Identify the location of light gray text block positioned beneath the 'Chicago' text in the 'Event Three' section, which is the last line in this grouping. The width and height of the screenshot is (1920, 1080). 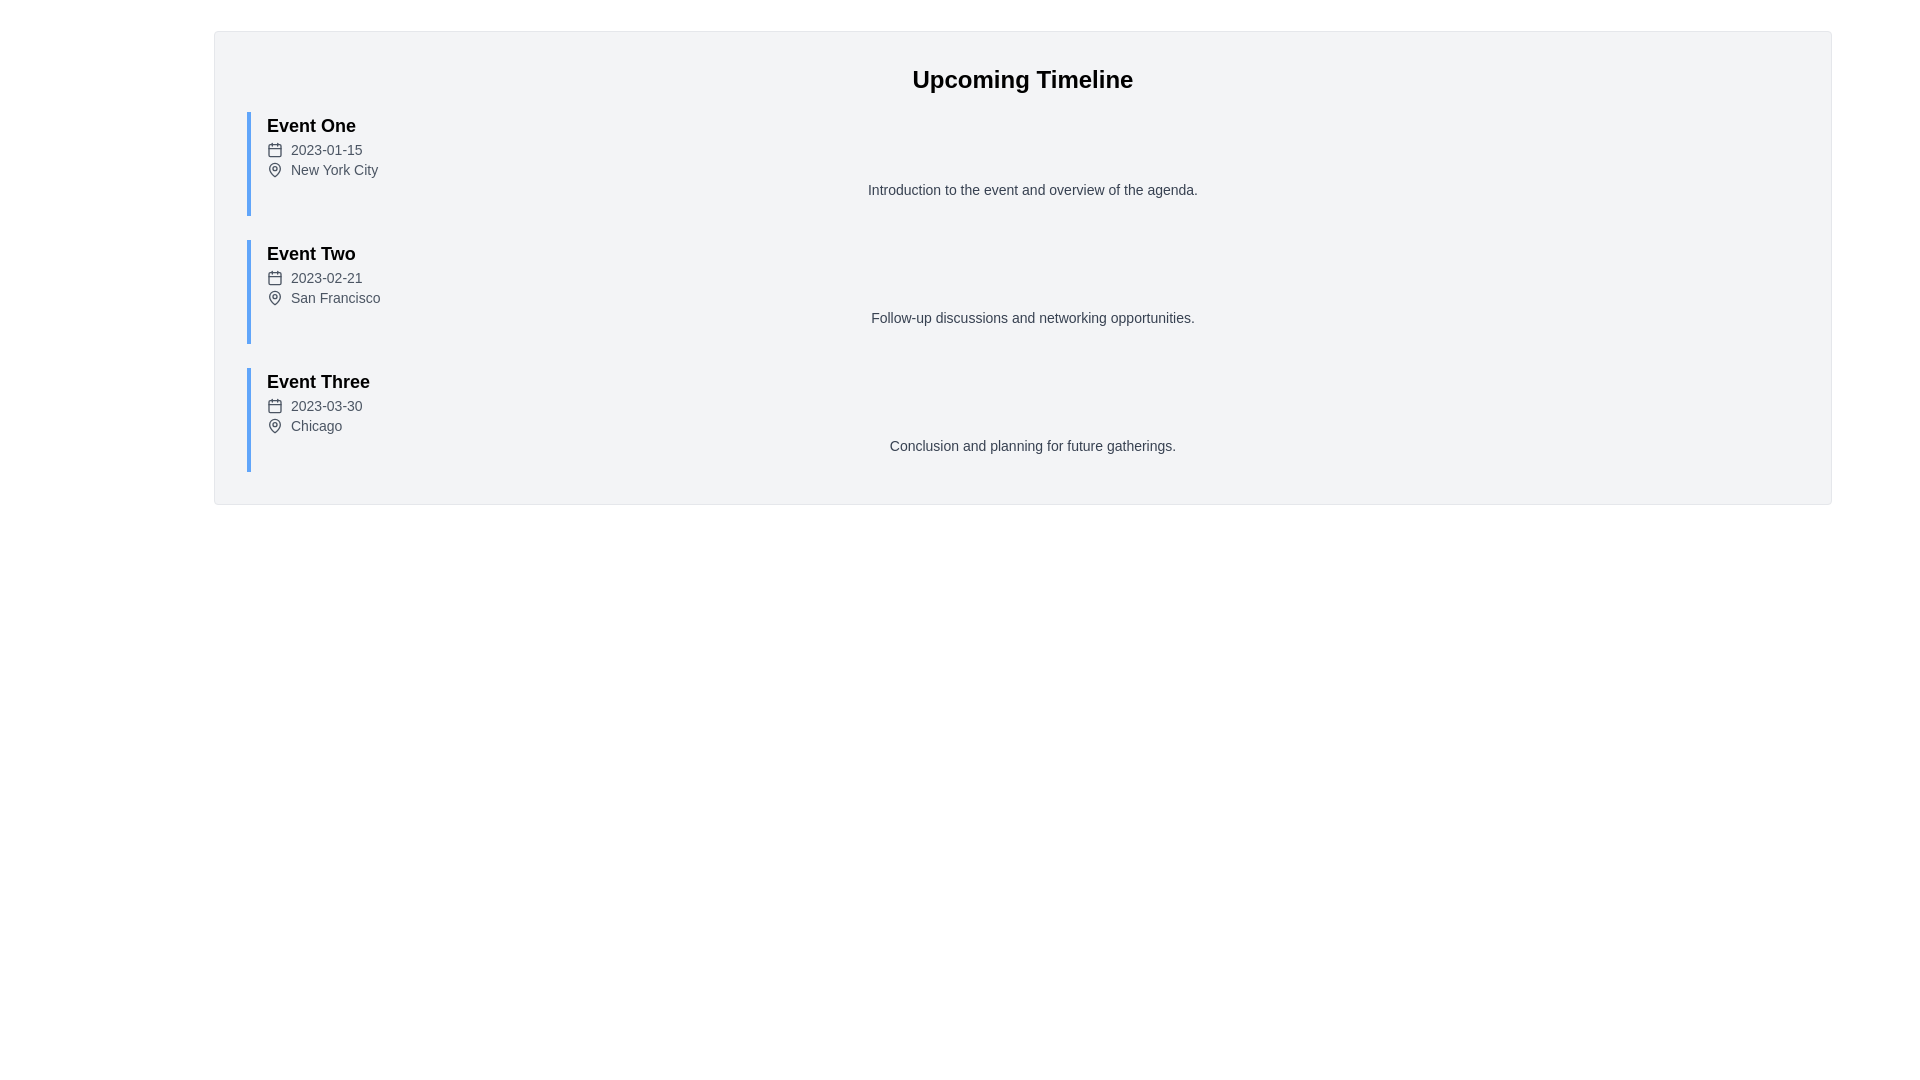
(1032, 445).